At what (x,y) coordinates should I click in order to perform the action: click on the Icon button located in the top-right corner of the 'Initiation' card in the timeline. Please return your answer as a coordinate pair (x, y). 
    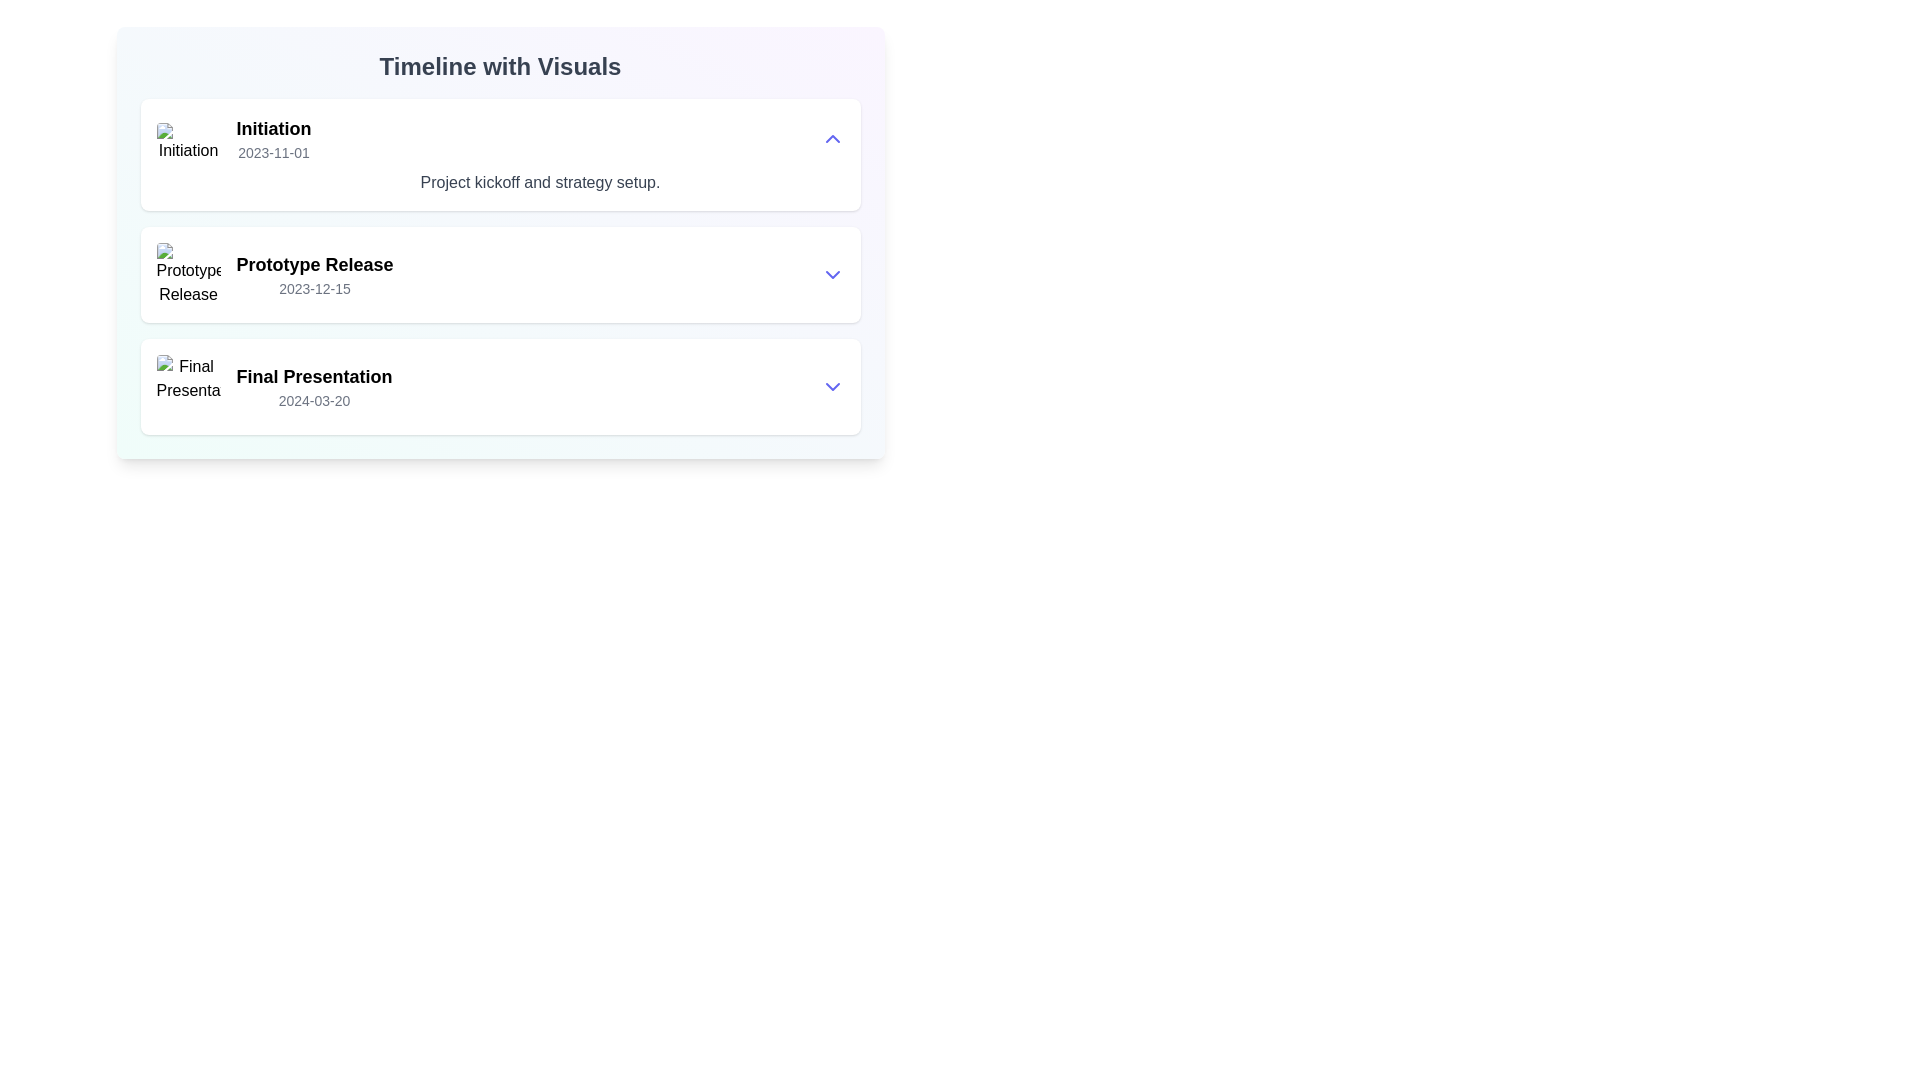
    Looking at the image, I should click on (832, 137).